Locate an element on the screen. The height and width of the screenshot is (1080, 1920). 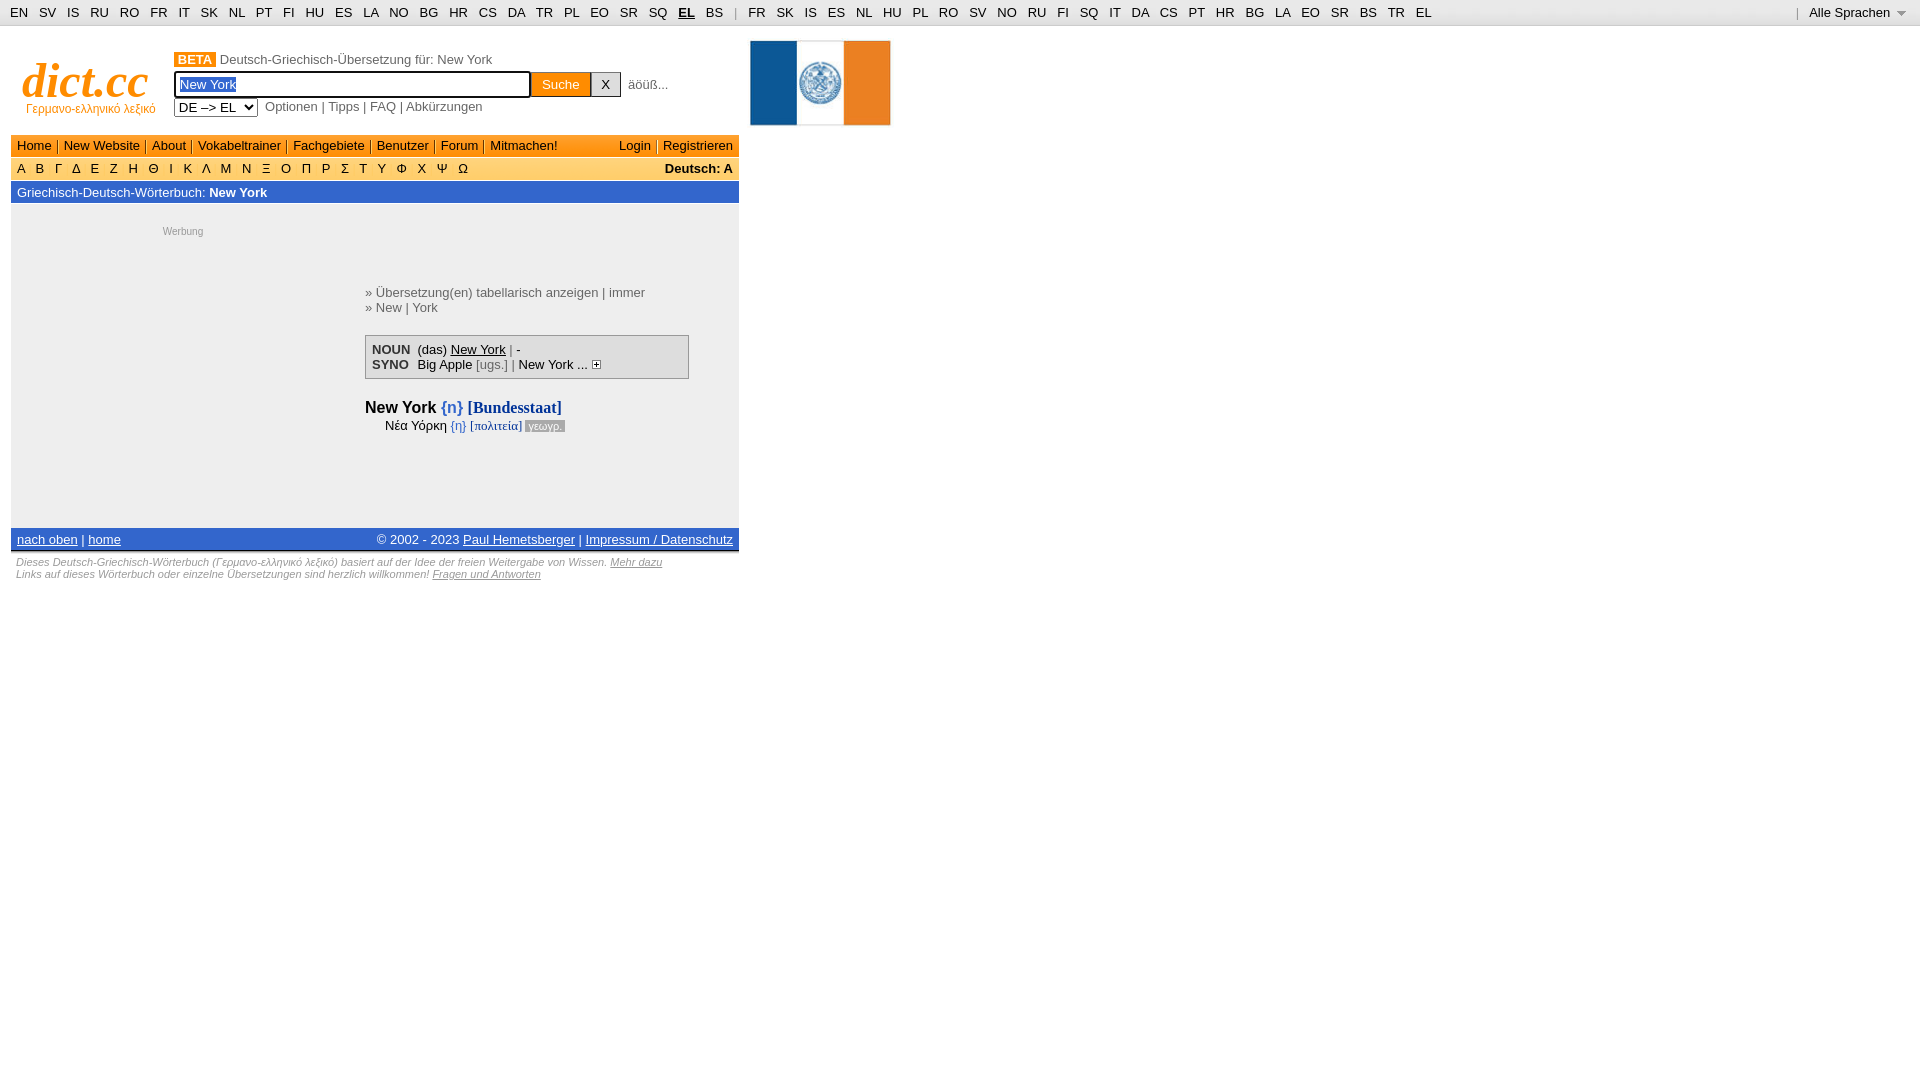
'NL' is located at coordinates (864, 12).